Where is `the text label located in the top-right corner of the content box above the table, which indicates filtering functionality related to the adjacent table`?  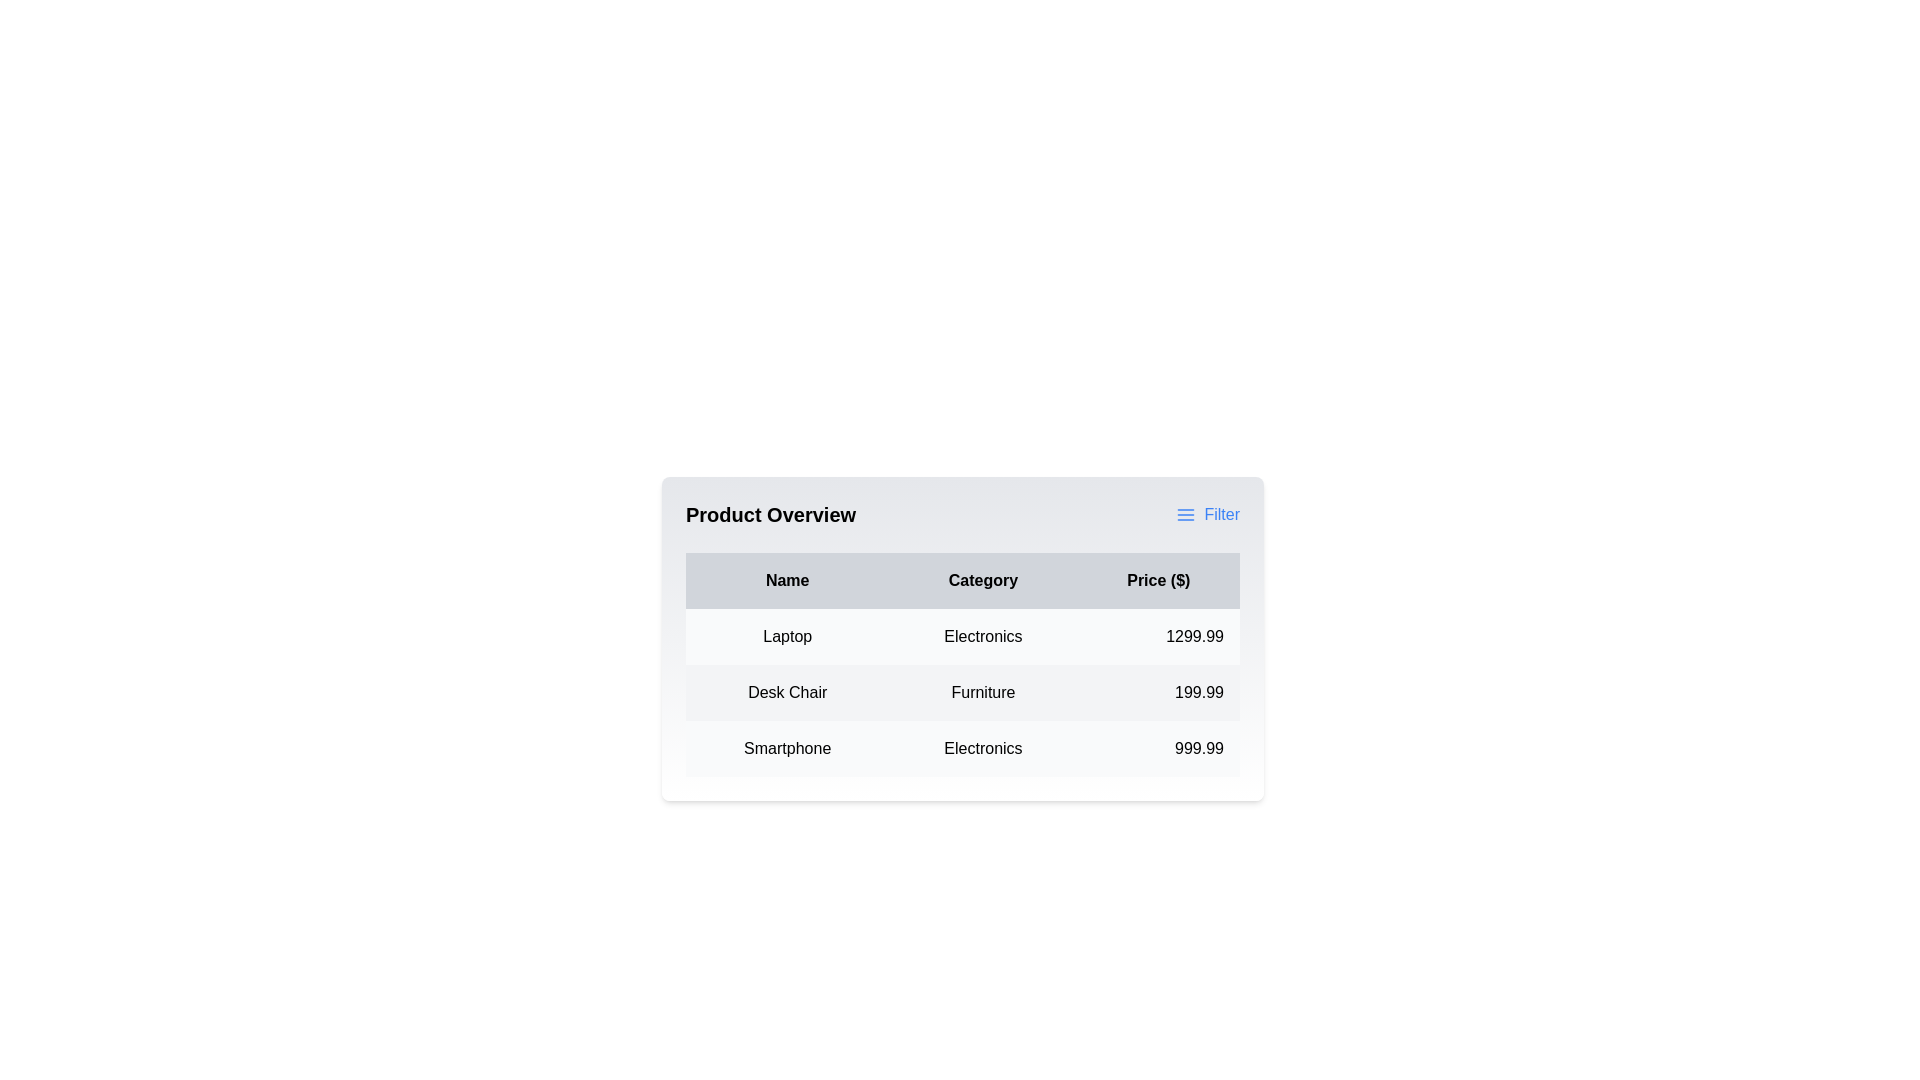
the text label located in the top-right corner of the content box above the table, which indicates filtering functionality related to the adjacent table is located at coordinates (1221, 514).